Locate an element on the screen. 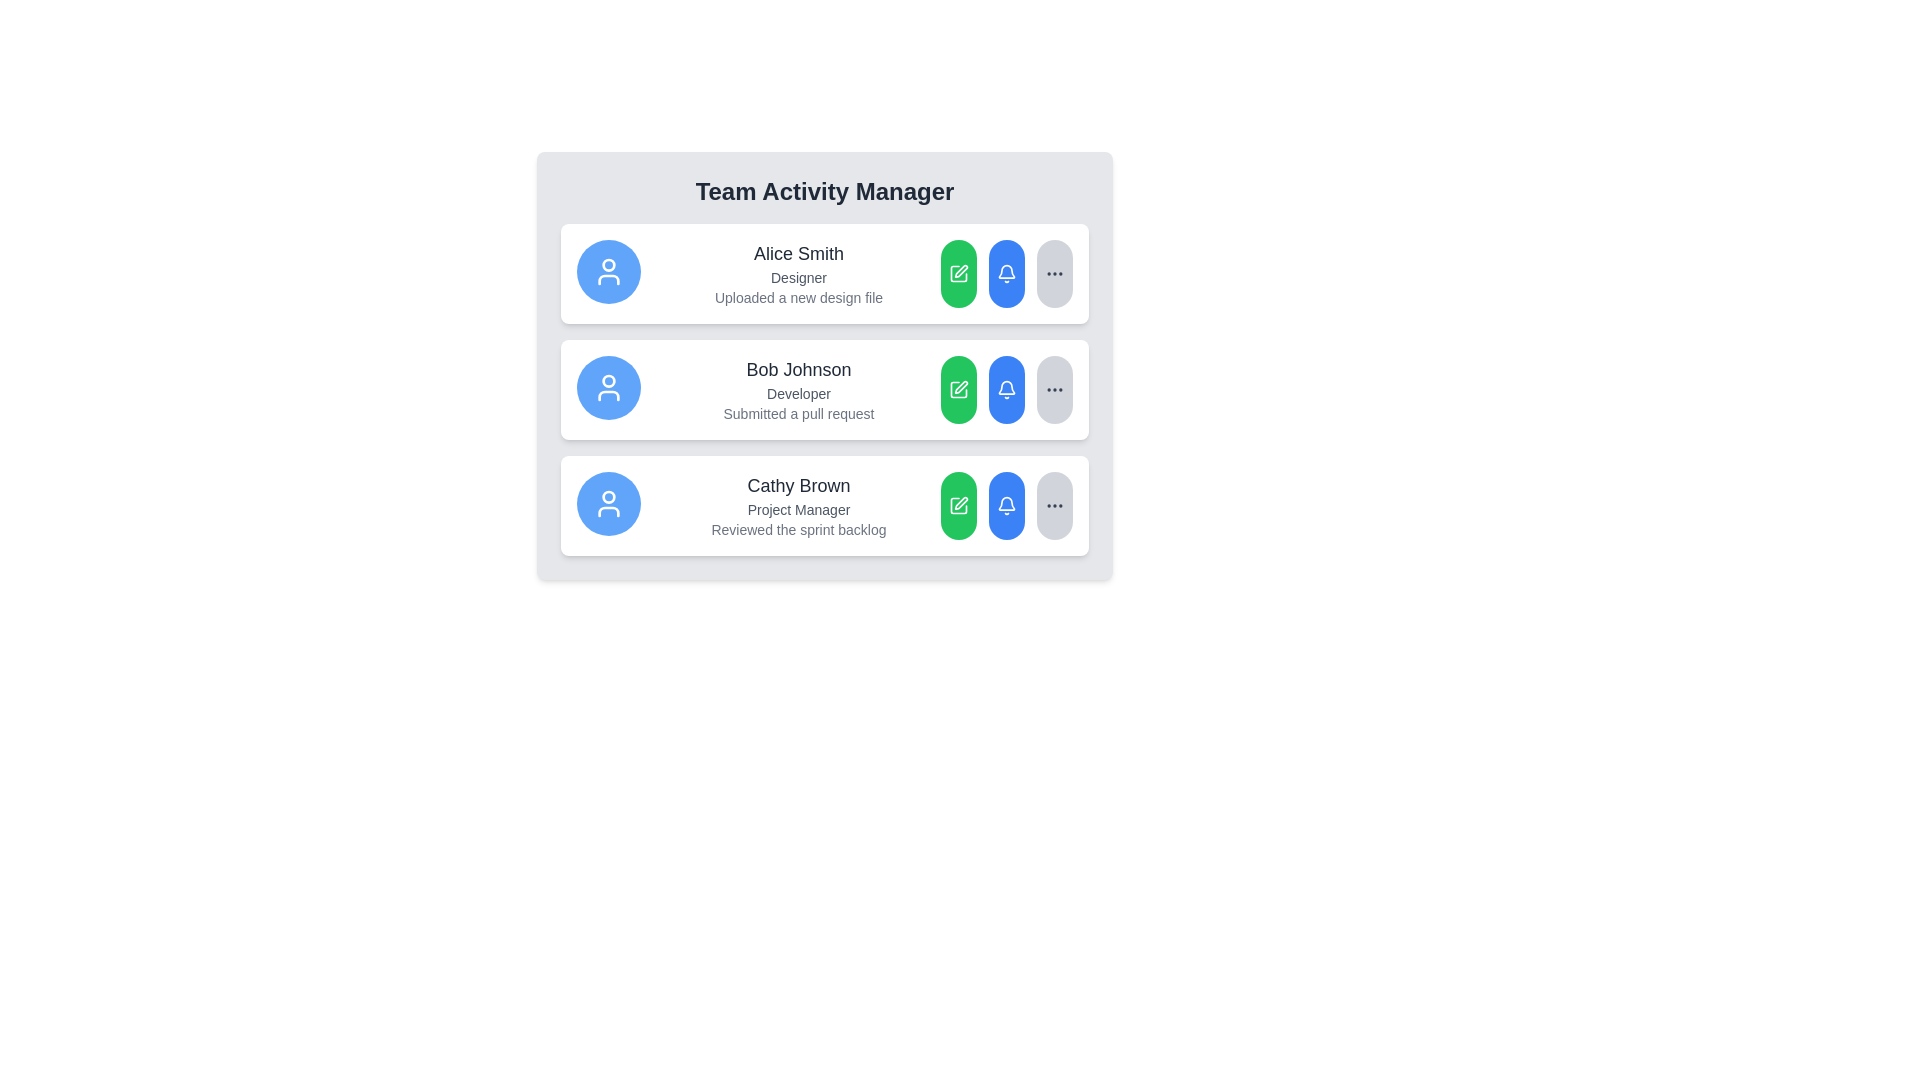  the text content display indicating the activity of Alice Smith, located in the first card of the 'Team Activity Manager' section, positioned in the middle-right of the card next to a circular blue icon is located at coordinates (797, 273).